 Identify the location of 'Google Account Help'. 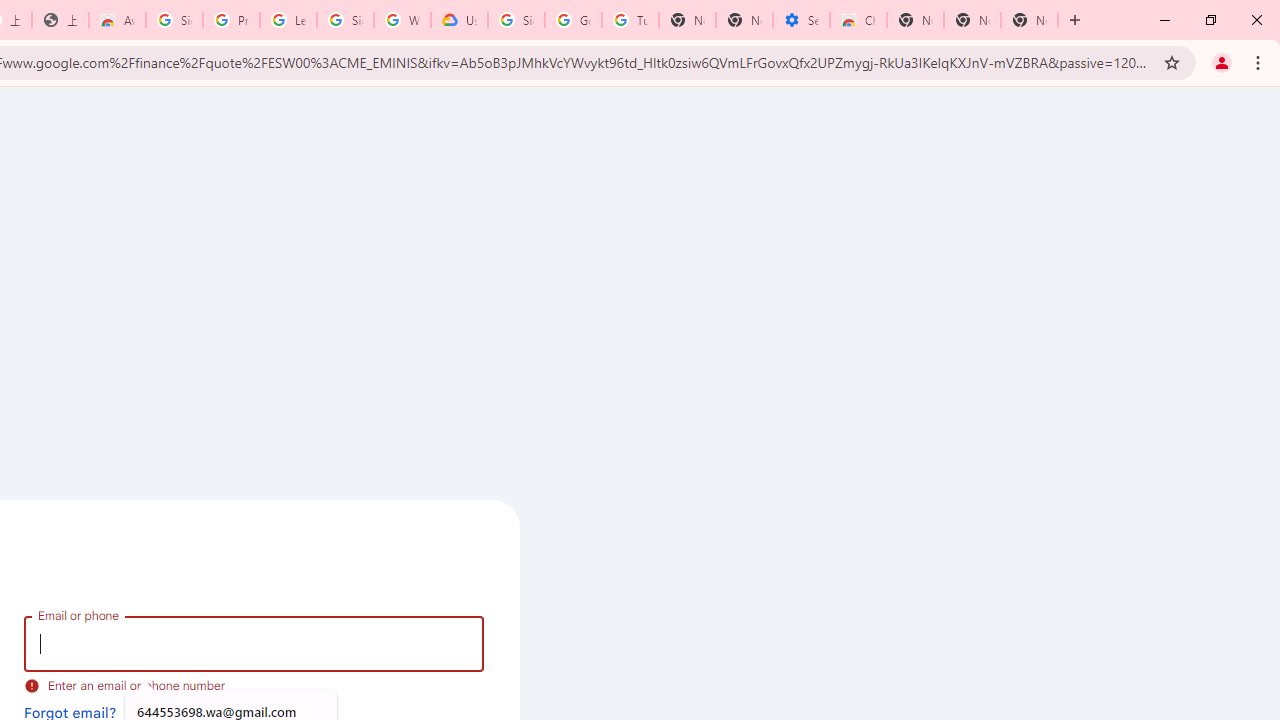
(572, 20).